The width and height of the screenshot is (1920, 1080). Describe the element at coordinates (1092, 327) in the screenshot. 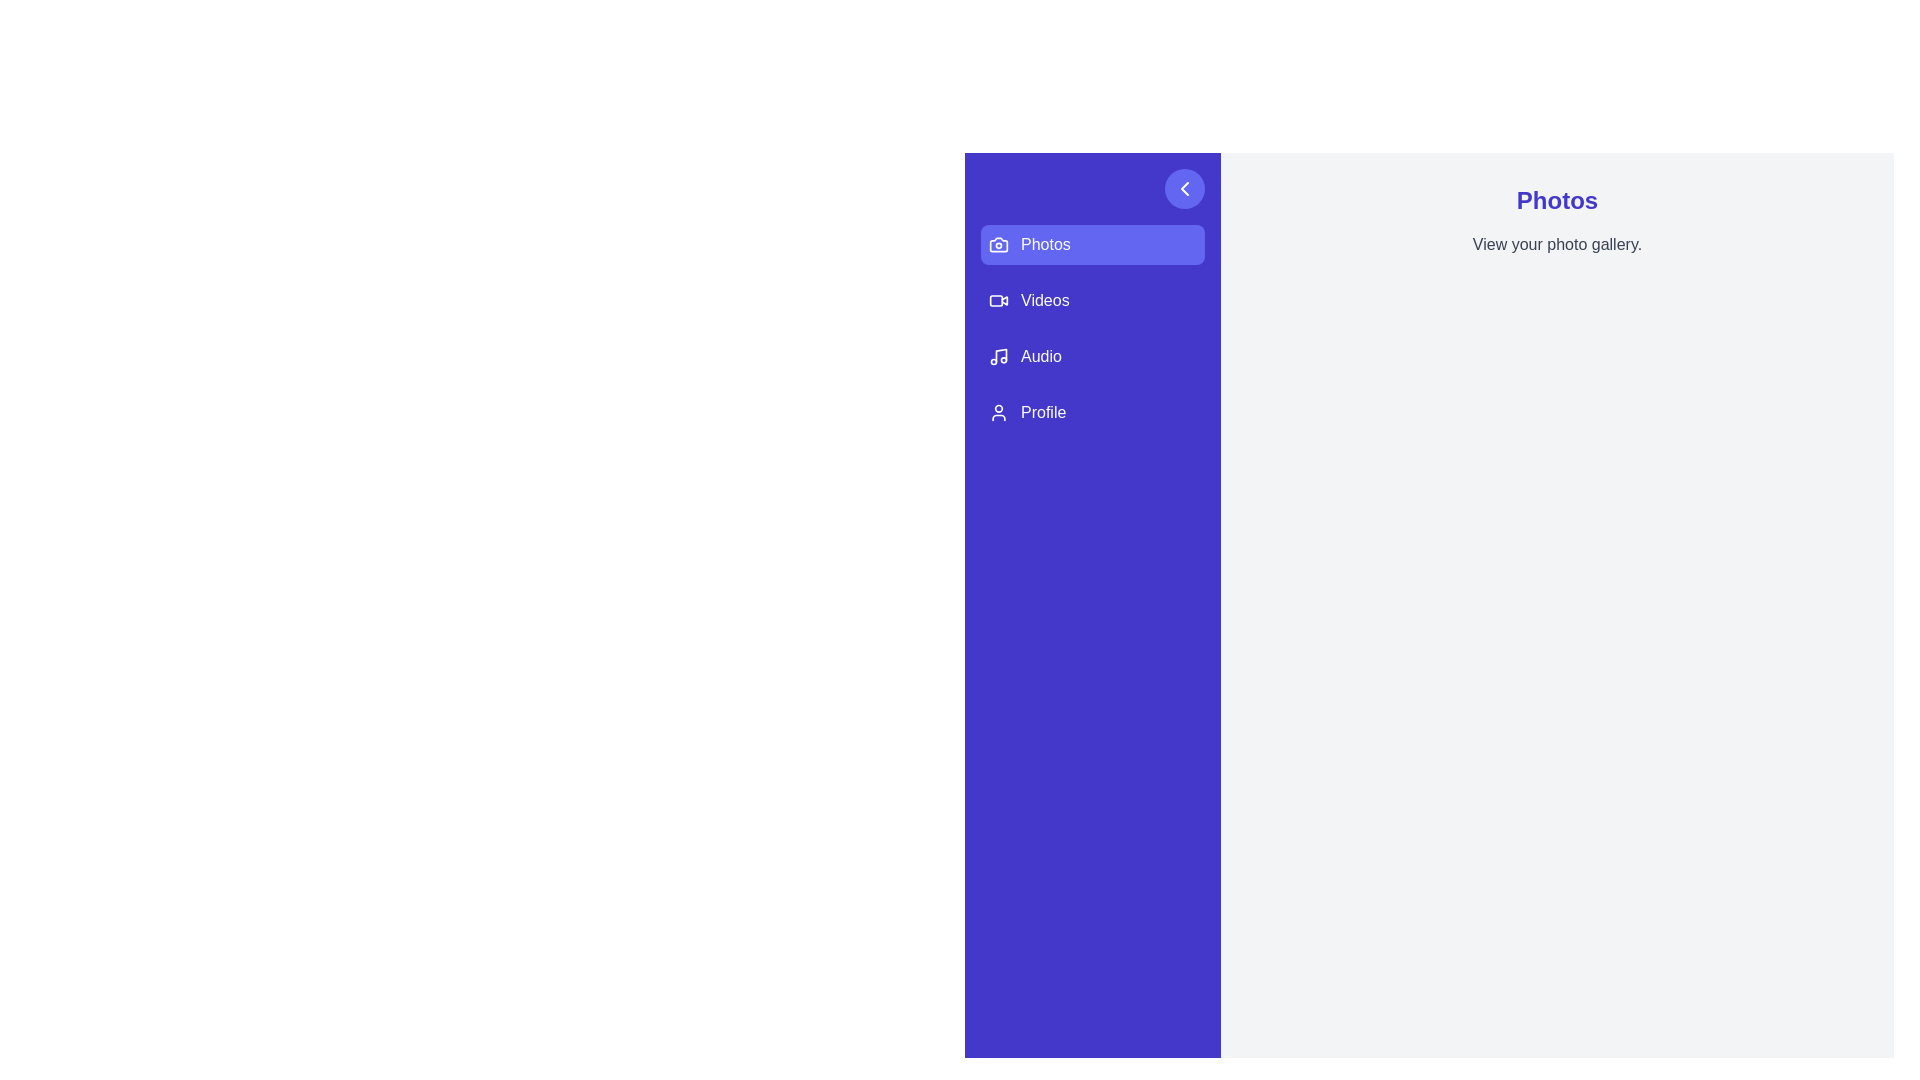

I see `the vertical navigation menu located in the left-hand sidebar, which includes options like 'Photos', 'Videos', 'Audio', and 'Profile'` at that location.